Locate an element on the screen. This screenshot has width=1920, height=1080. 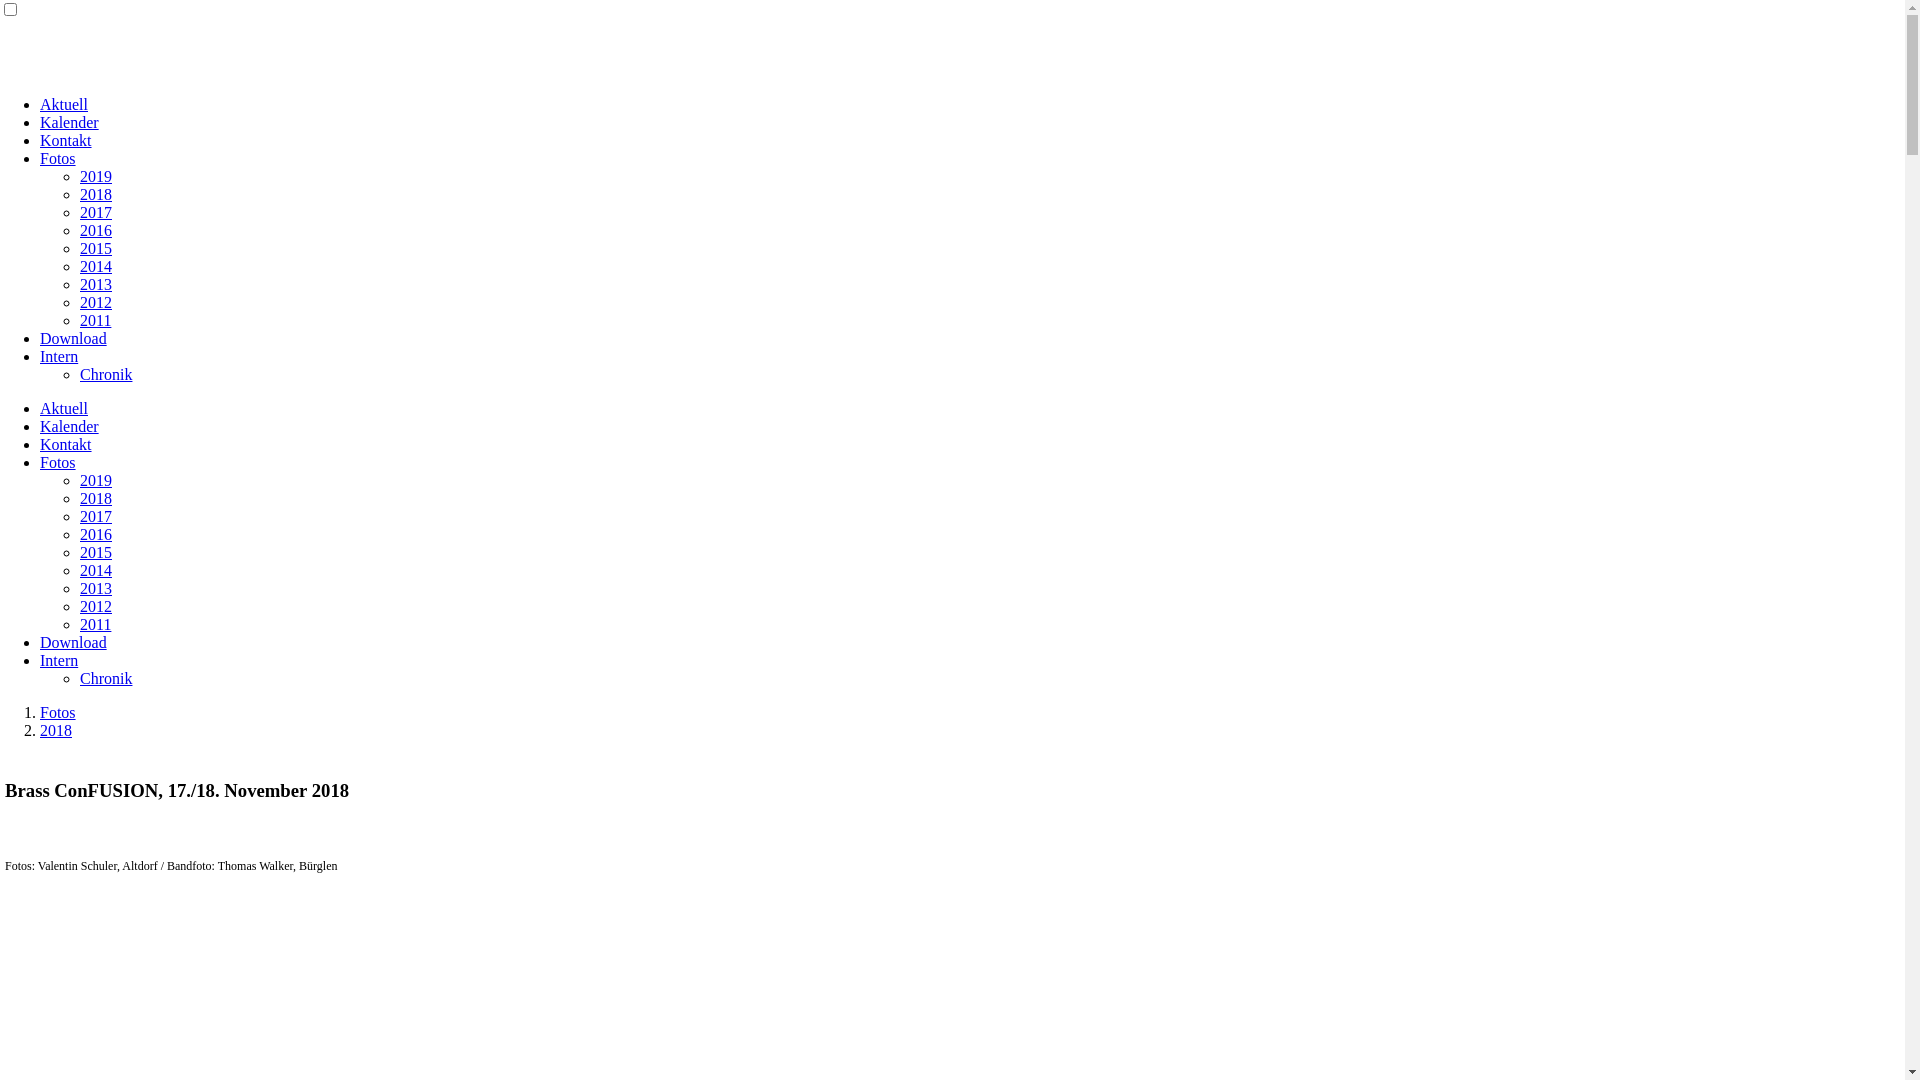
'2018' is located at coordinates (95, 497).